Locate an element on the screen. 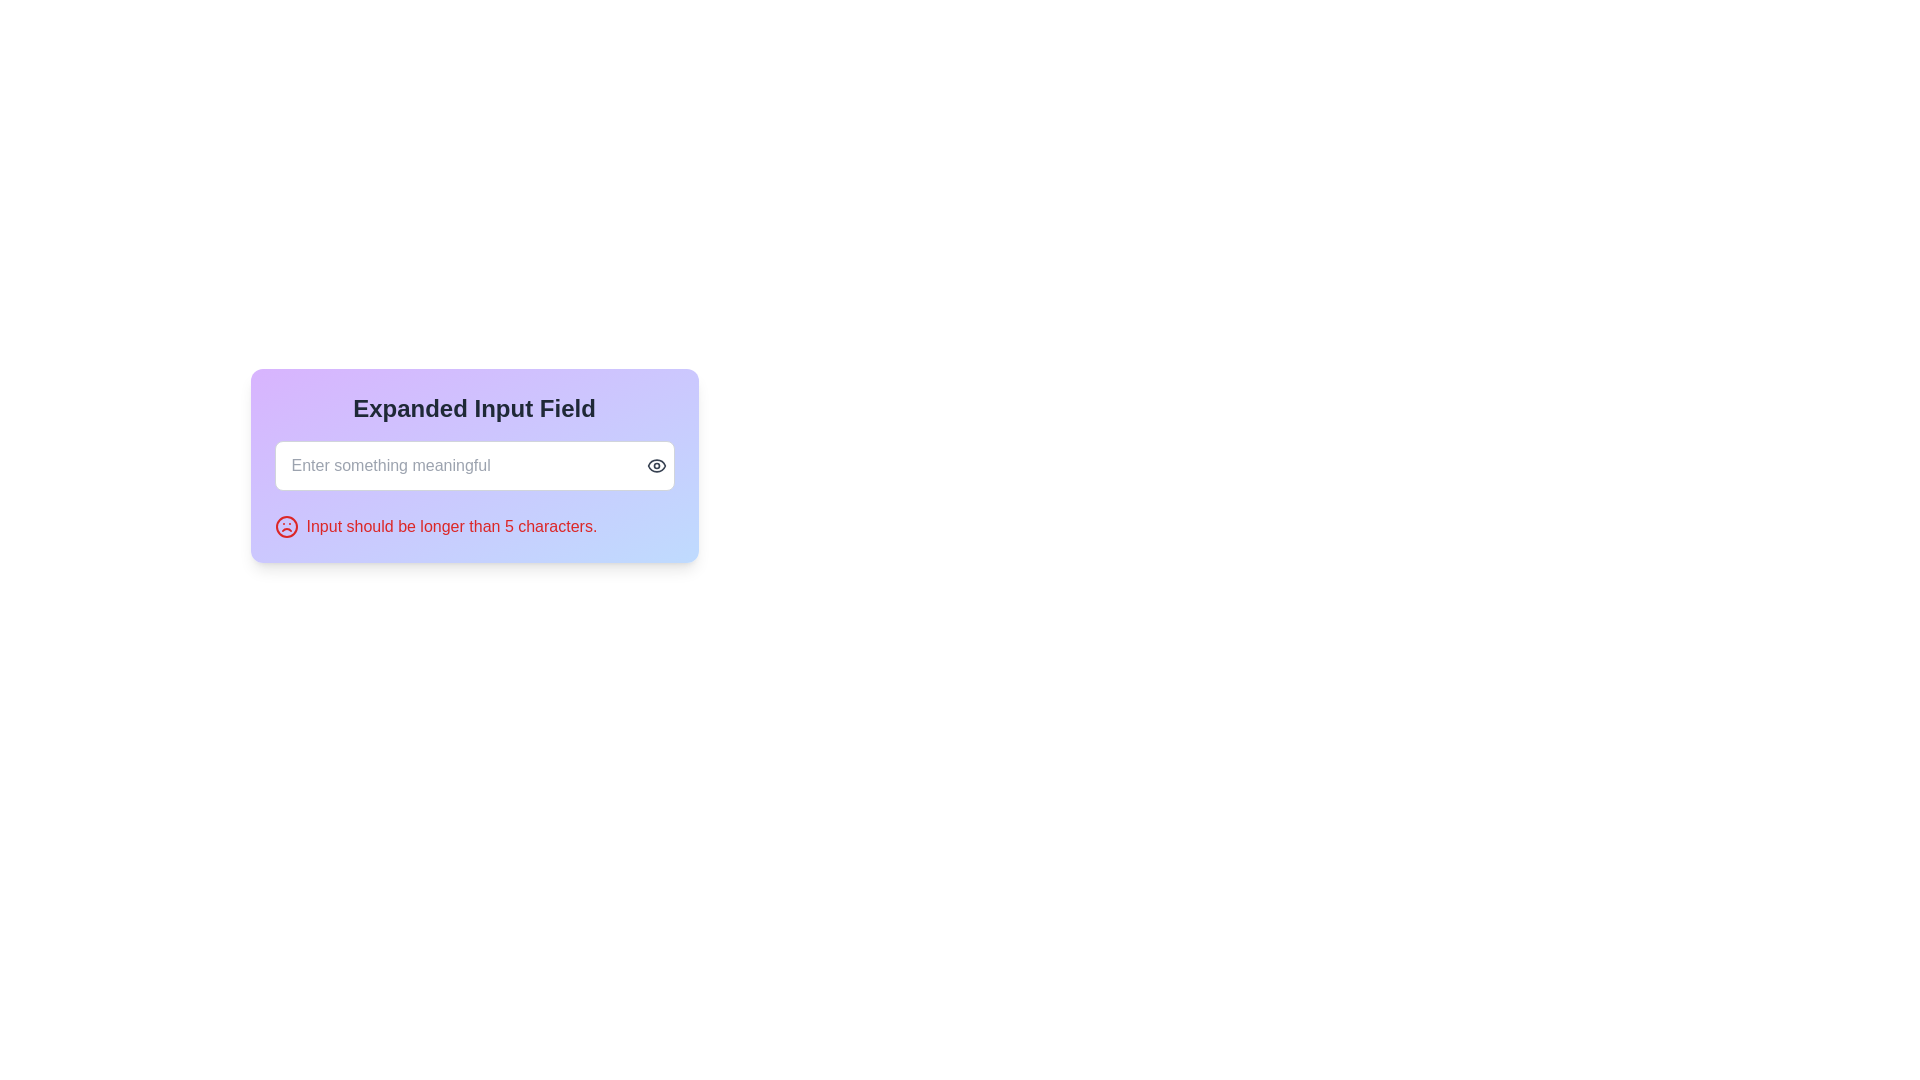 The height and width of the screenshot is (1080, 1920). the small red frown face icon located to the left of the error message text 'Input should be longer than 5 characters.' is located at coordinates (285, 526).